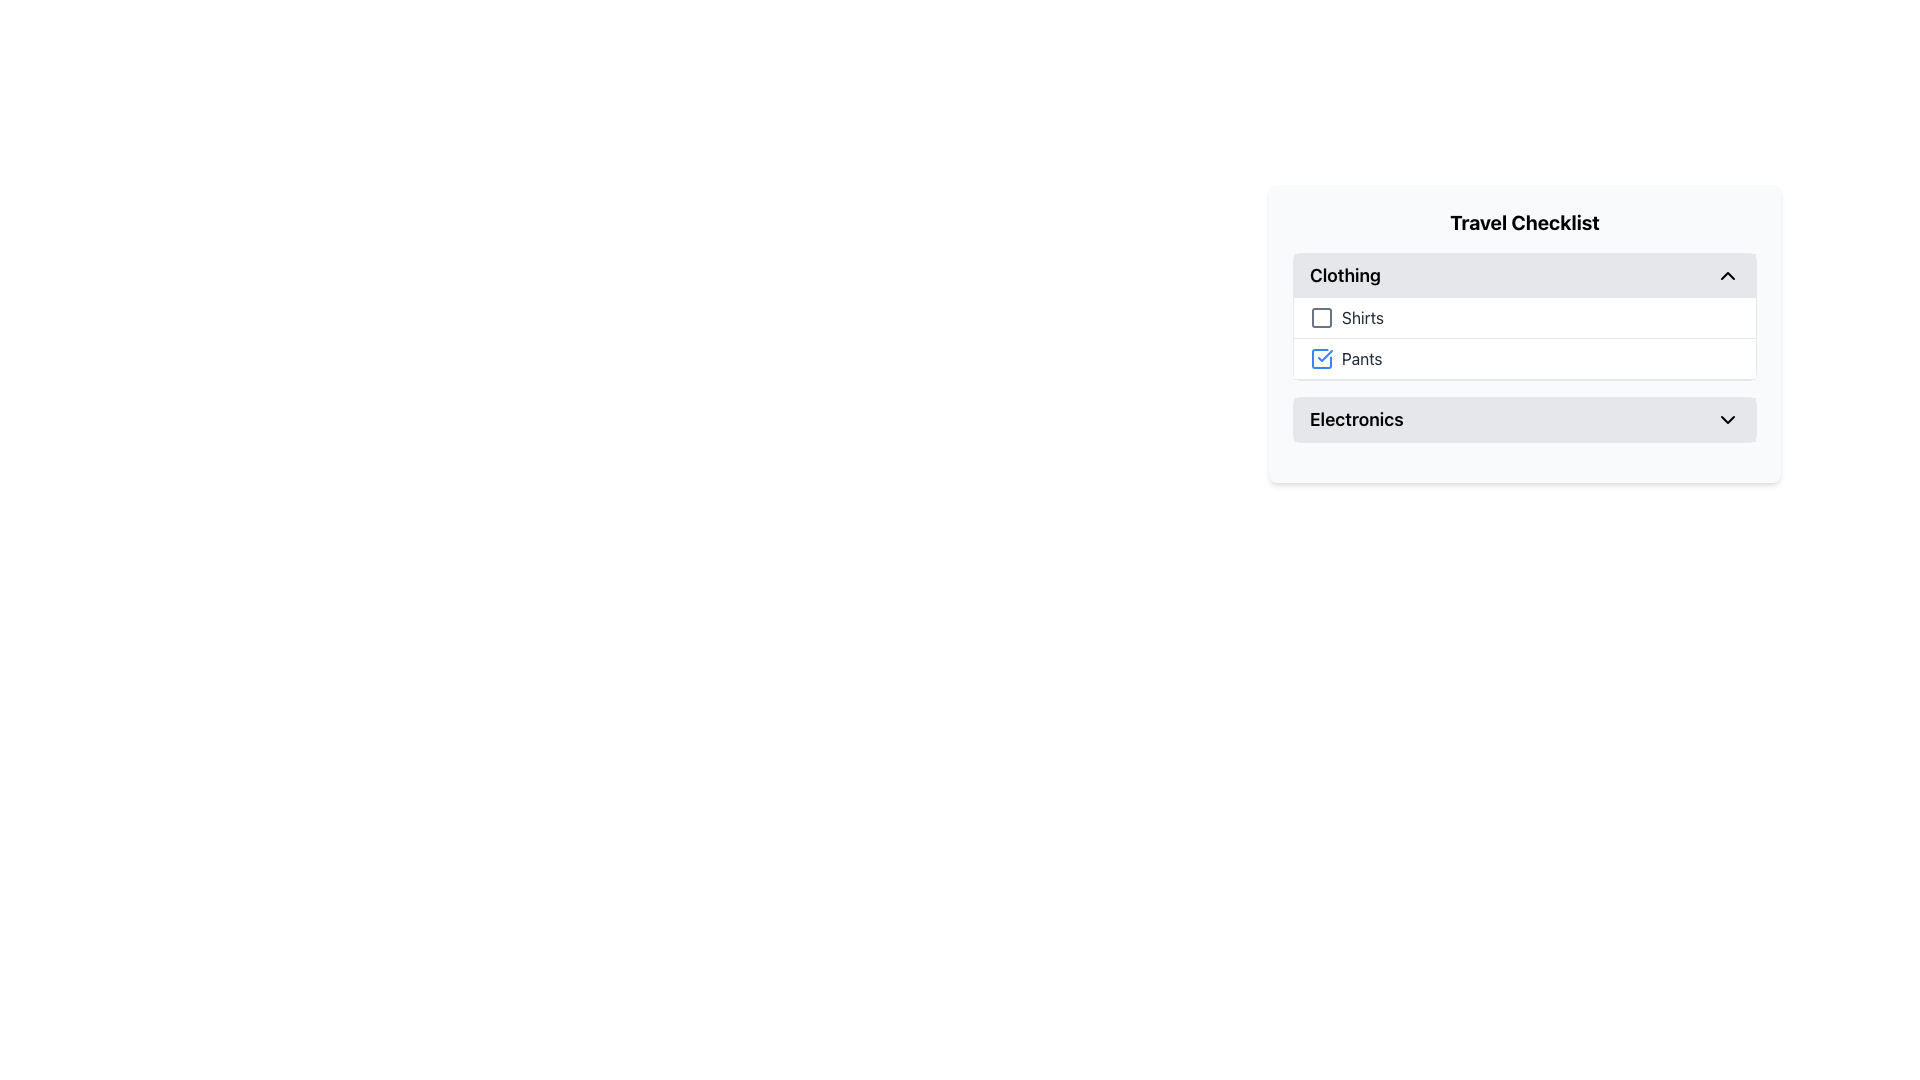 The width and height of the screenshot is (1920, 1080). Describe the element at coordinates (1321, 316) in the screenshot. I see `the unselected checkbox located to the left of the text 'Shirts' in the 'Clothing' section` at that location.